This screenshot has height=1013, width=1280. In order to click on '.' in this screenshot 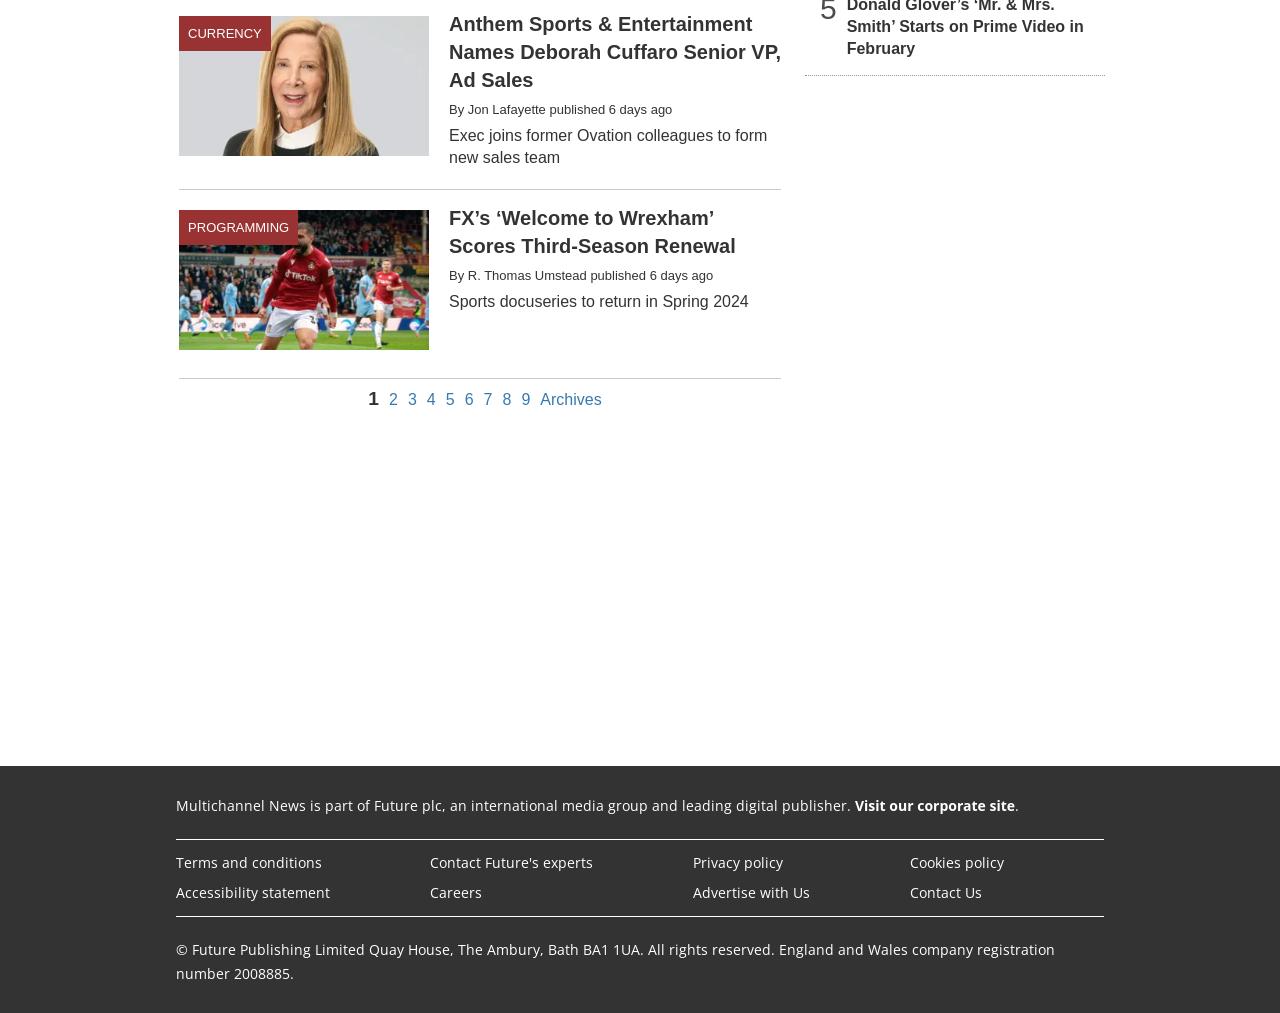, I will do `click(1016, 804)`.